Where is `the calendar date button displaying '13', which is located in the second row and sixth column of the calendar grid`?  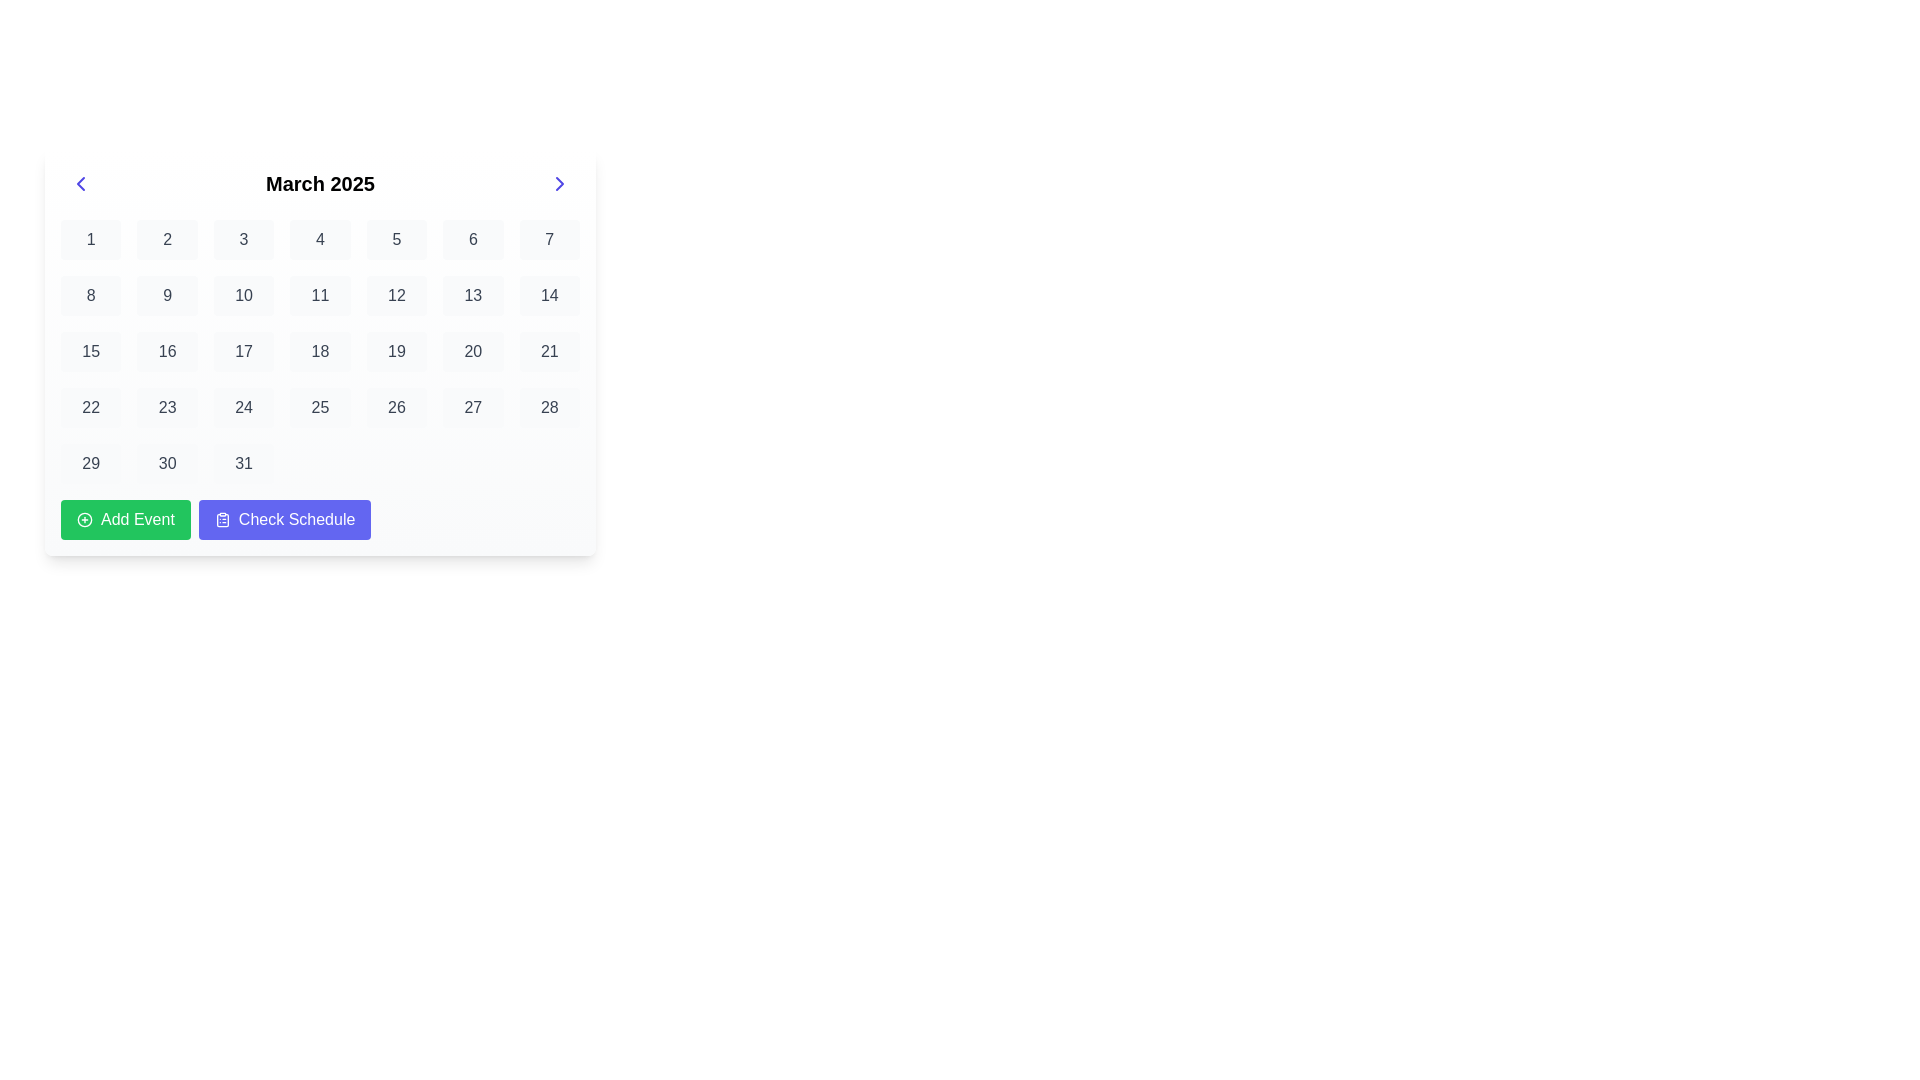 the calendar date button displaying '13', which is located in the second row and sixth column of the calendar grid is located at coordinates (472, 296).